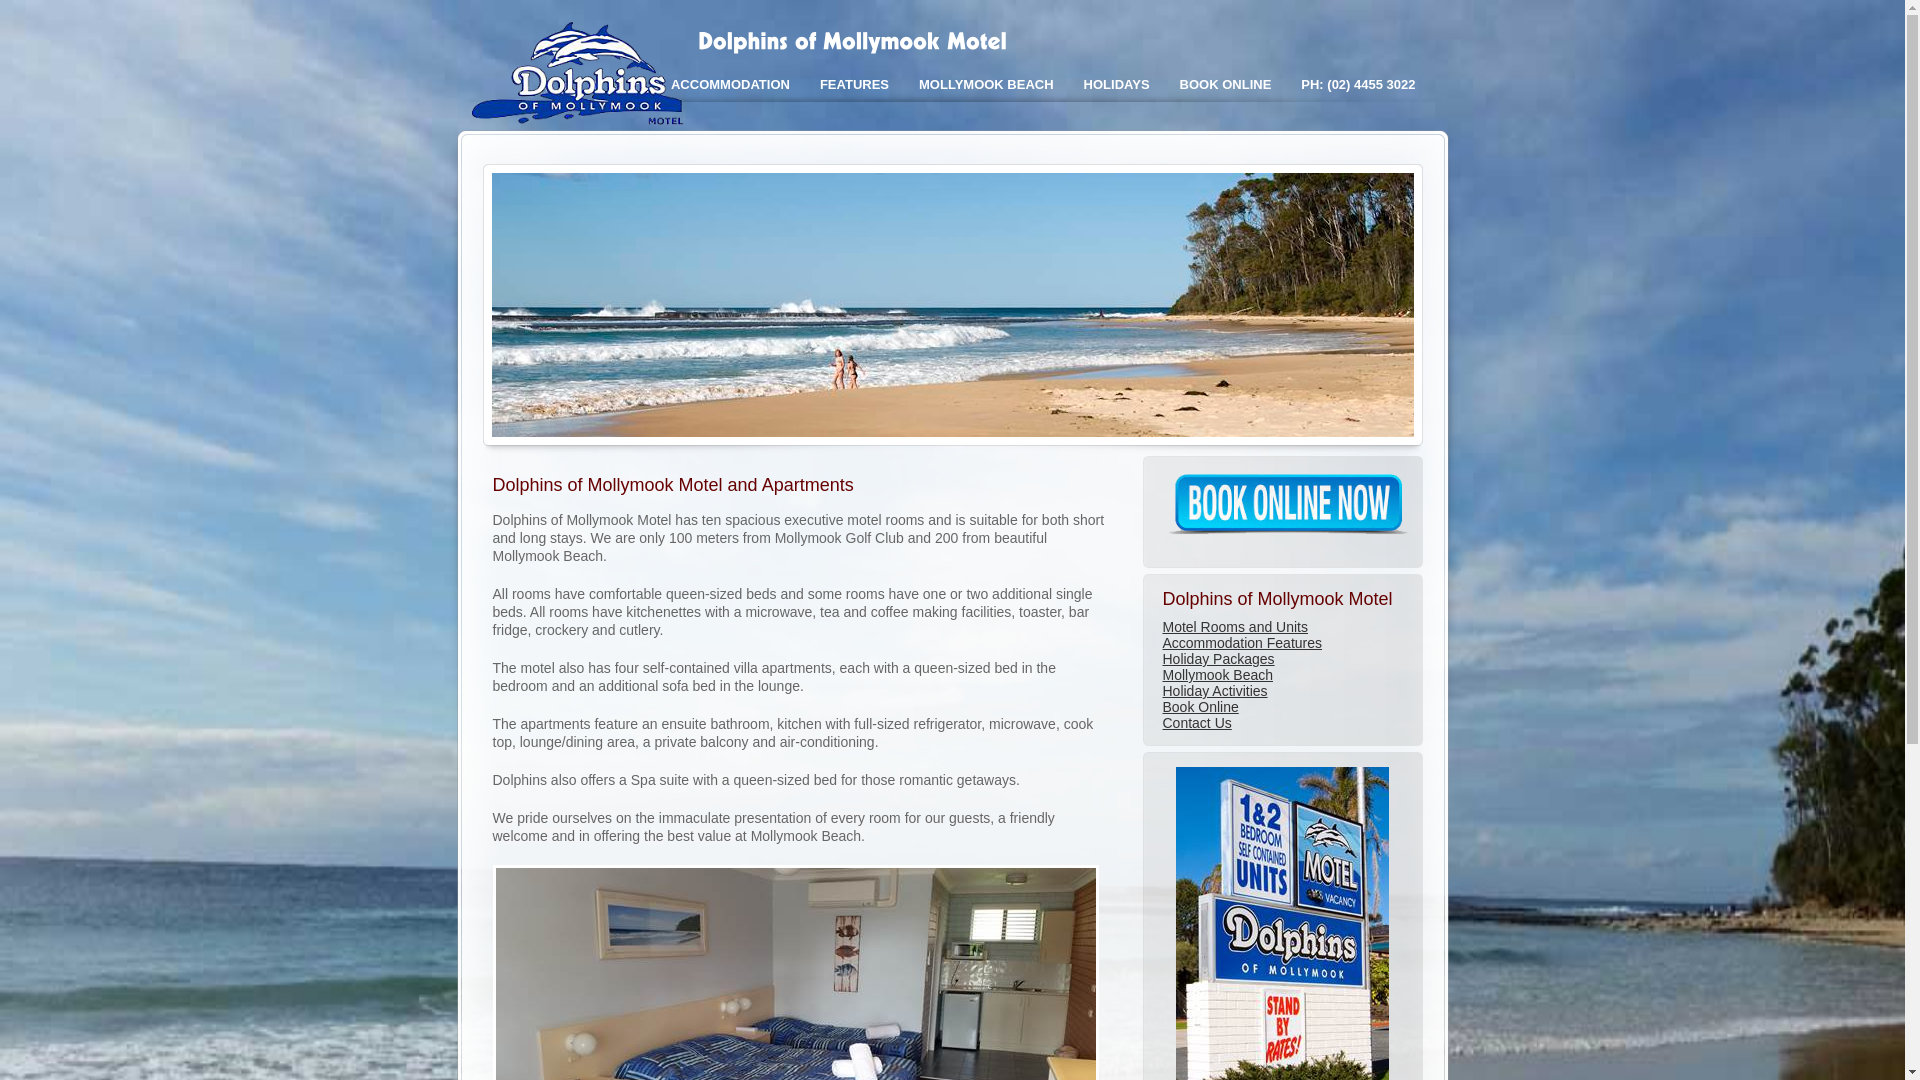 The height and width of the screenshot is (1080, 1920). What do you see at coordinates (1200, 705) in the screenshot?
I see `'Book Online'` at bounding box center [1200, 705].